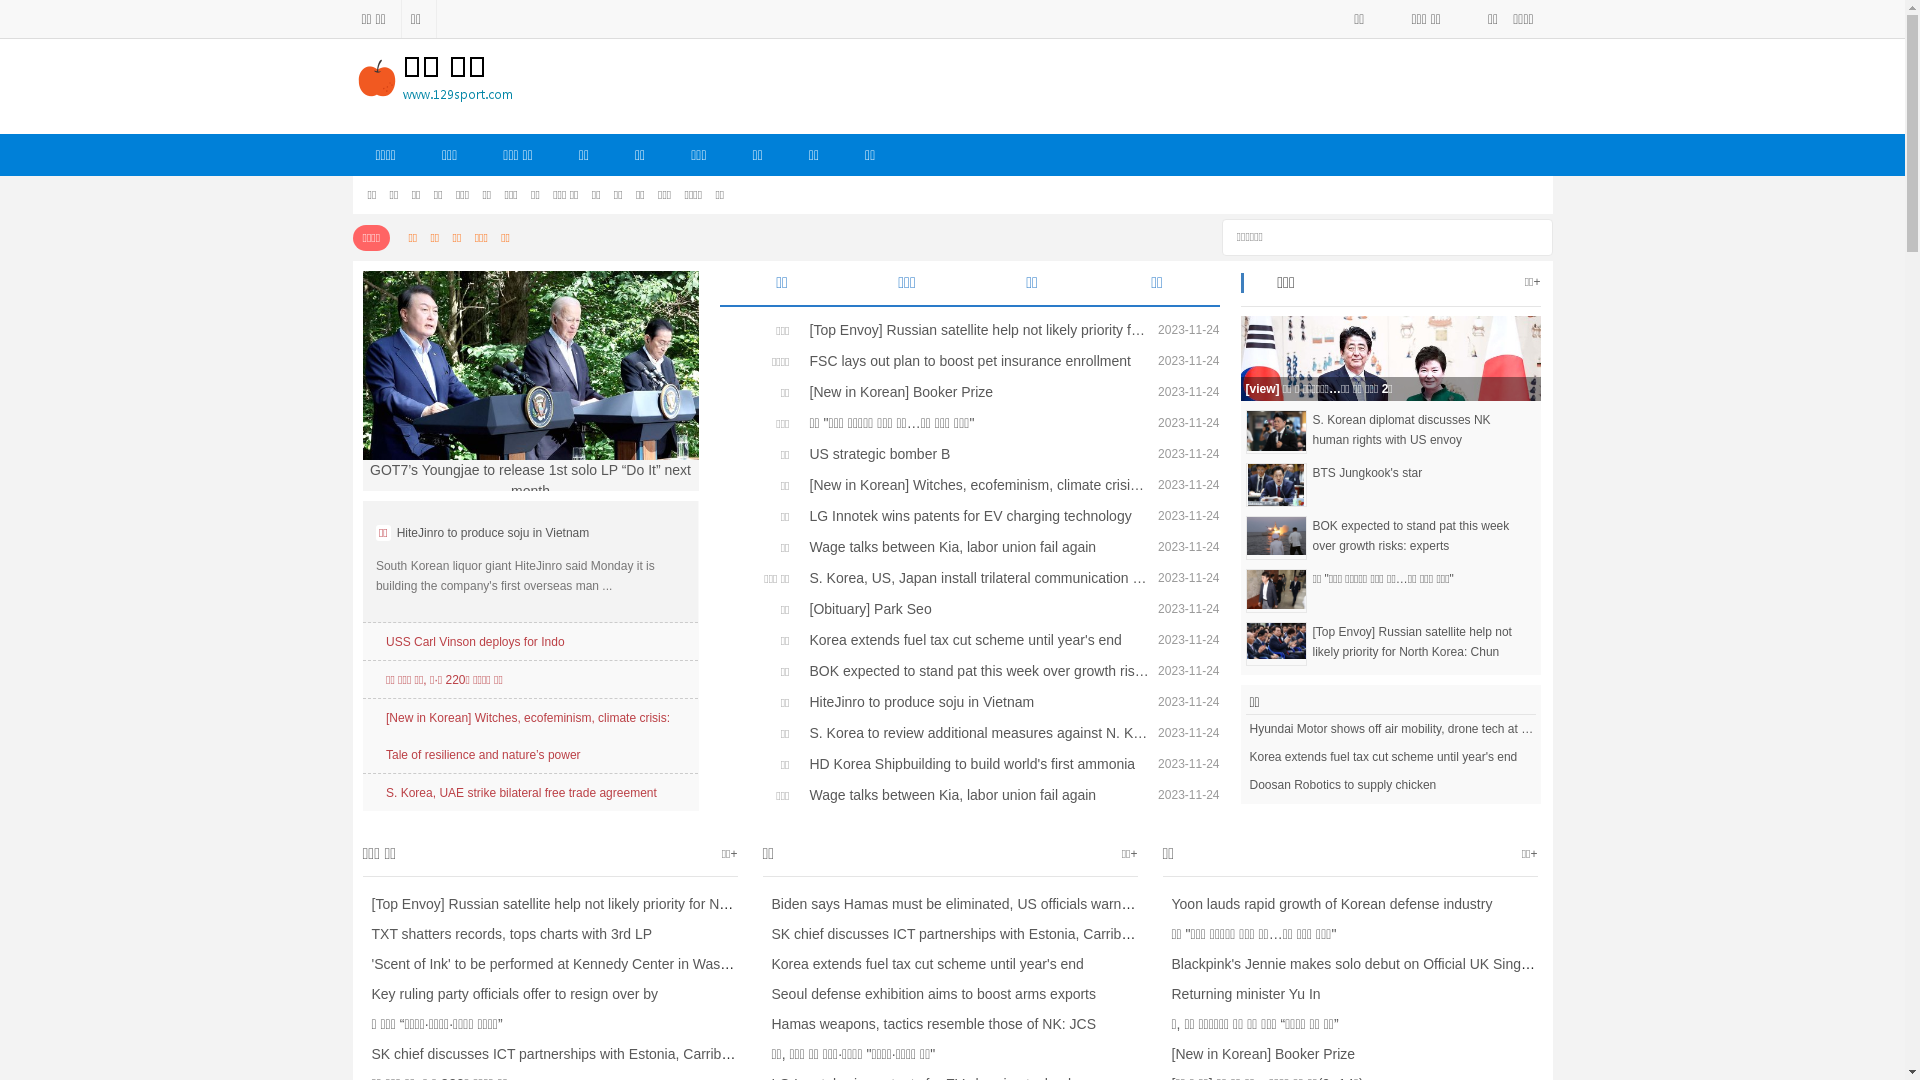 Image resolution: width=1920 pixels, height=1080 pixels. What do you see at coordinates (1418, 473) in the screenshot?
I see `'BTS Jungkook's star'` at bounding box center [1418, 473].